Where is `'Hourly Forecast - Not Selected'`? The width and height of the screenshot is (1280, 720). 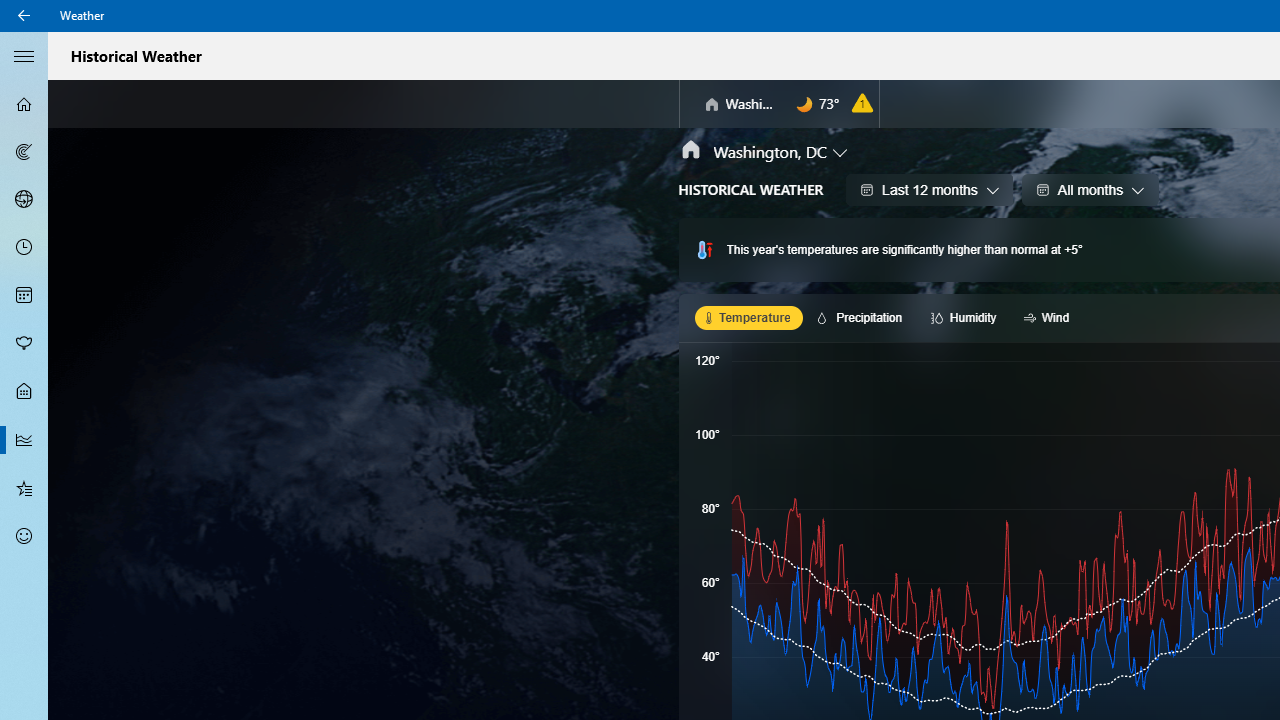 'Hourly Forecast - Not Selected' is located at coordinates (24, 247).